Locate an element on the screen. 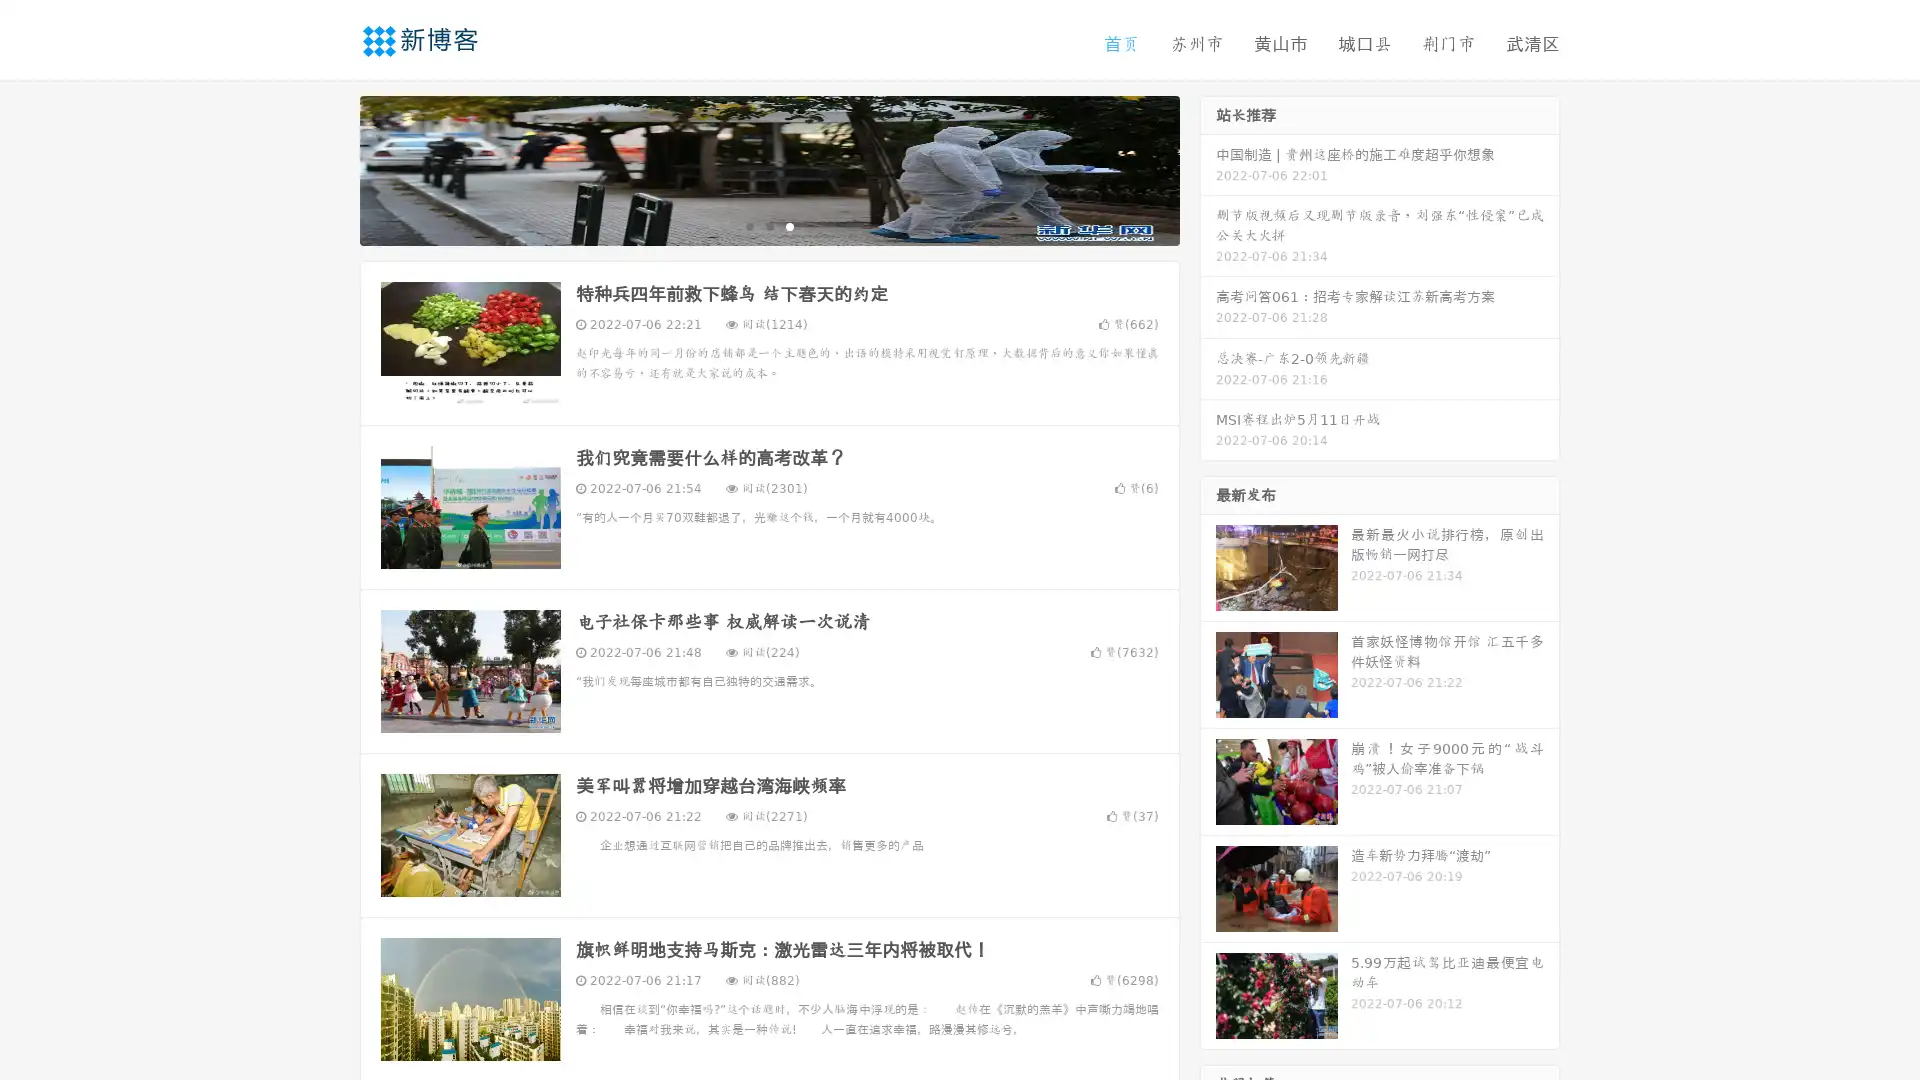  Go to slide 3 is located at coordinates (789, 225).